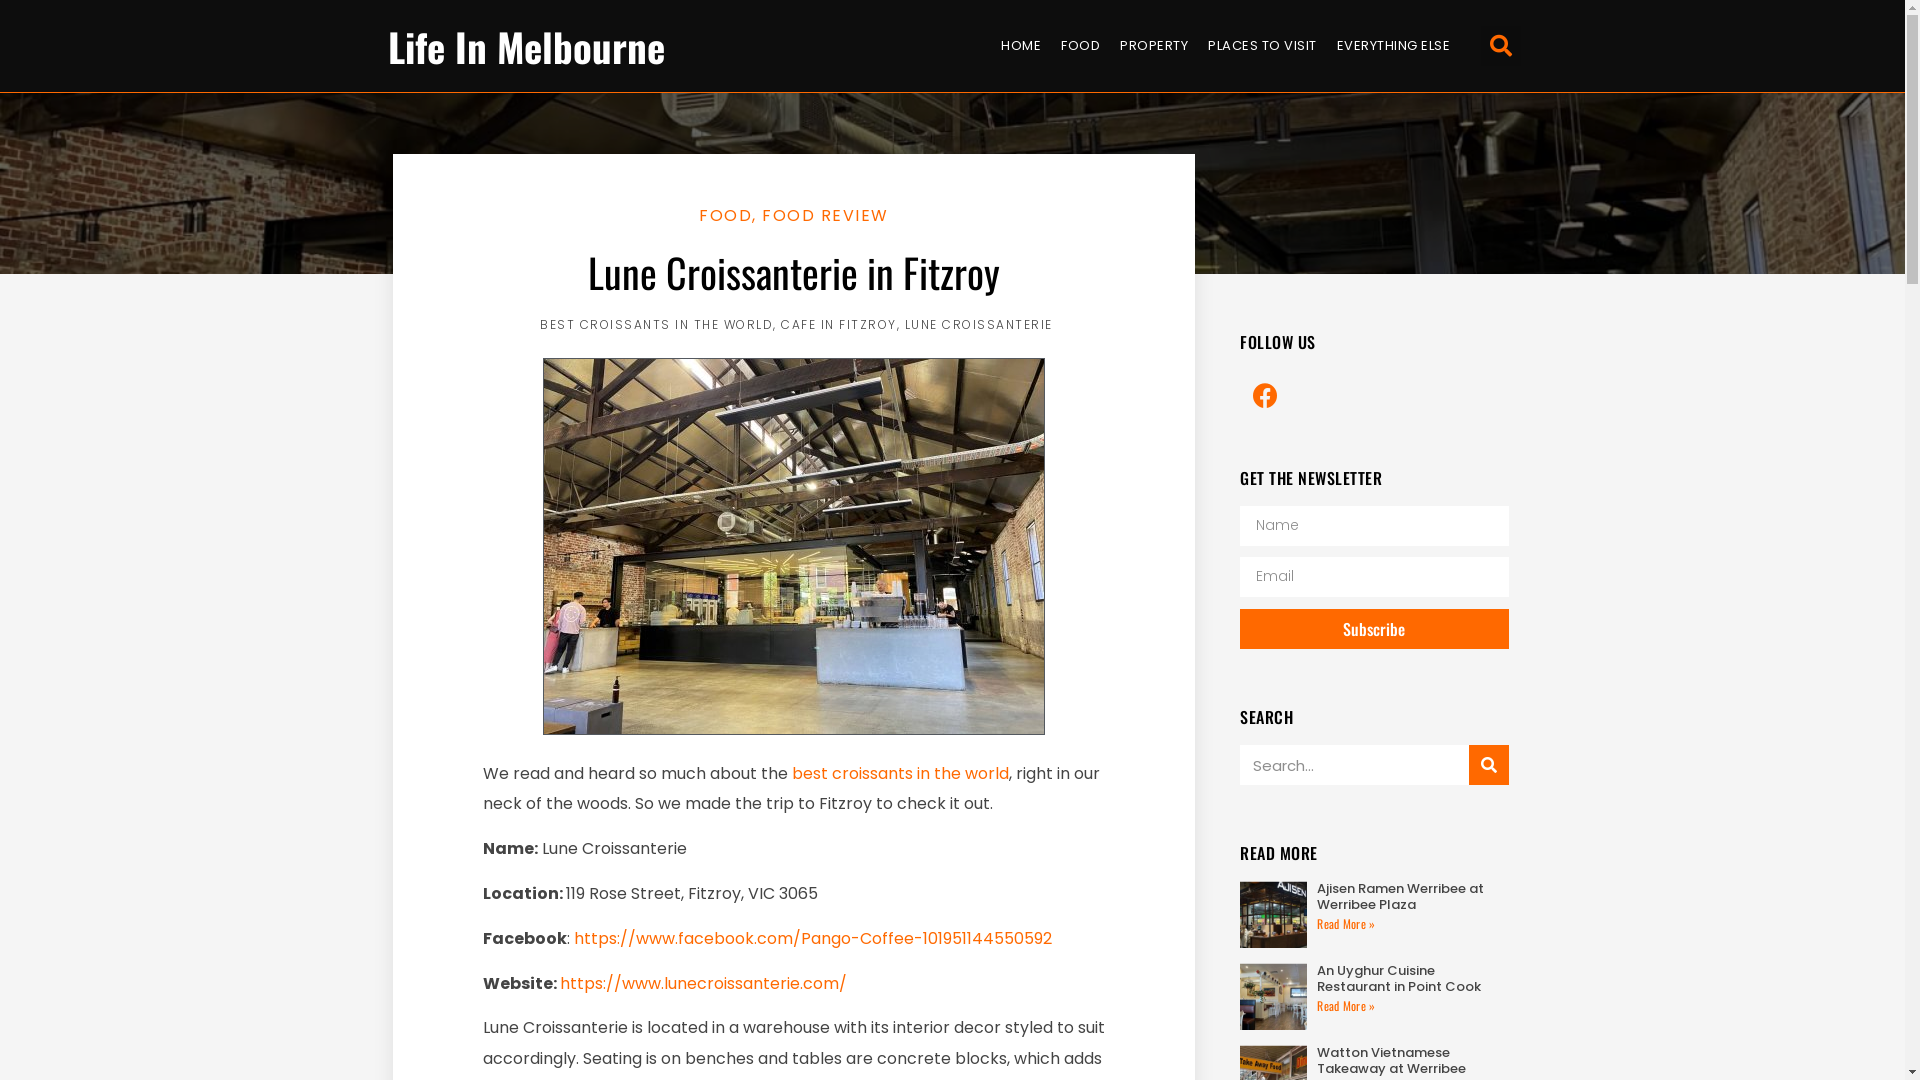  I want to click on 'https://www.facebook.com/Pango-Coffee-101951144550592', so click(812, 938).